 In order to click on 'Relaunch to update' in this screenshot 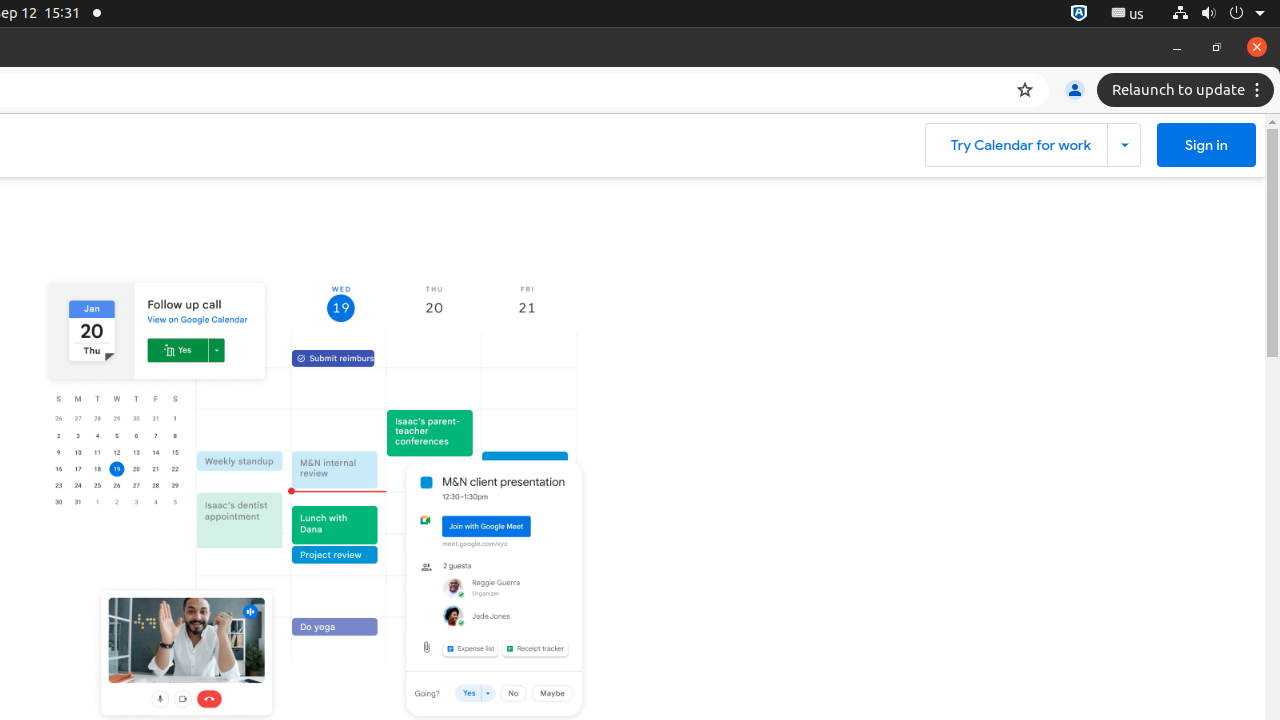, I will do `click(1188, 90)`.